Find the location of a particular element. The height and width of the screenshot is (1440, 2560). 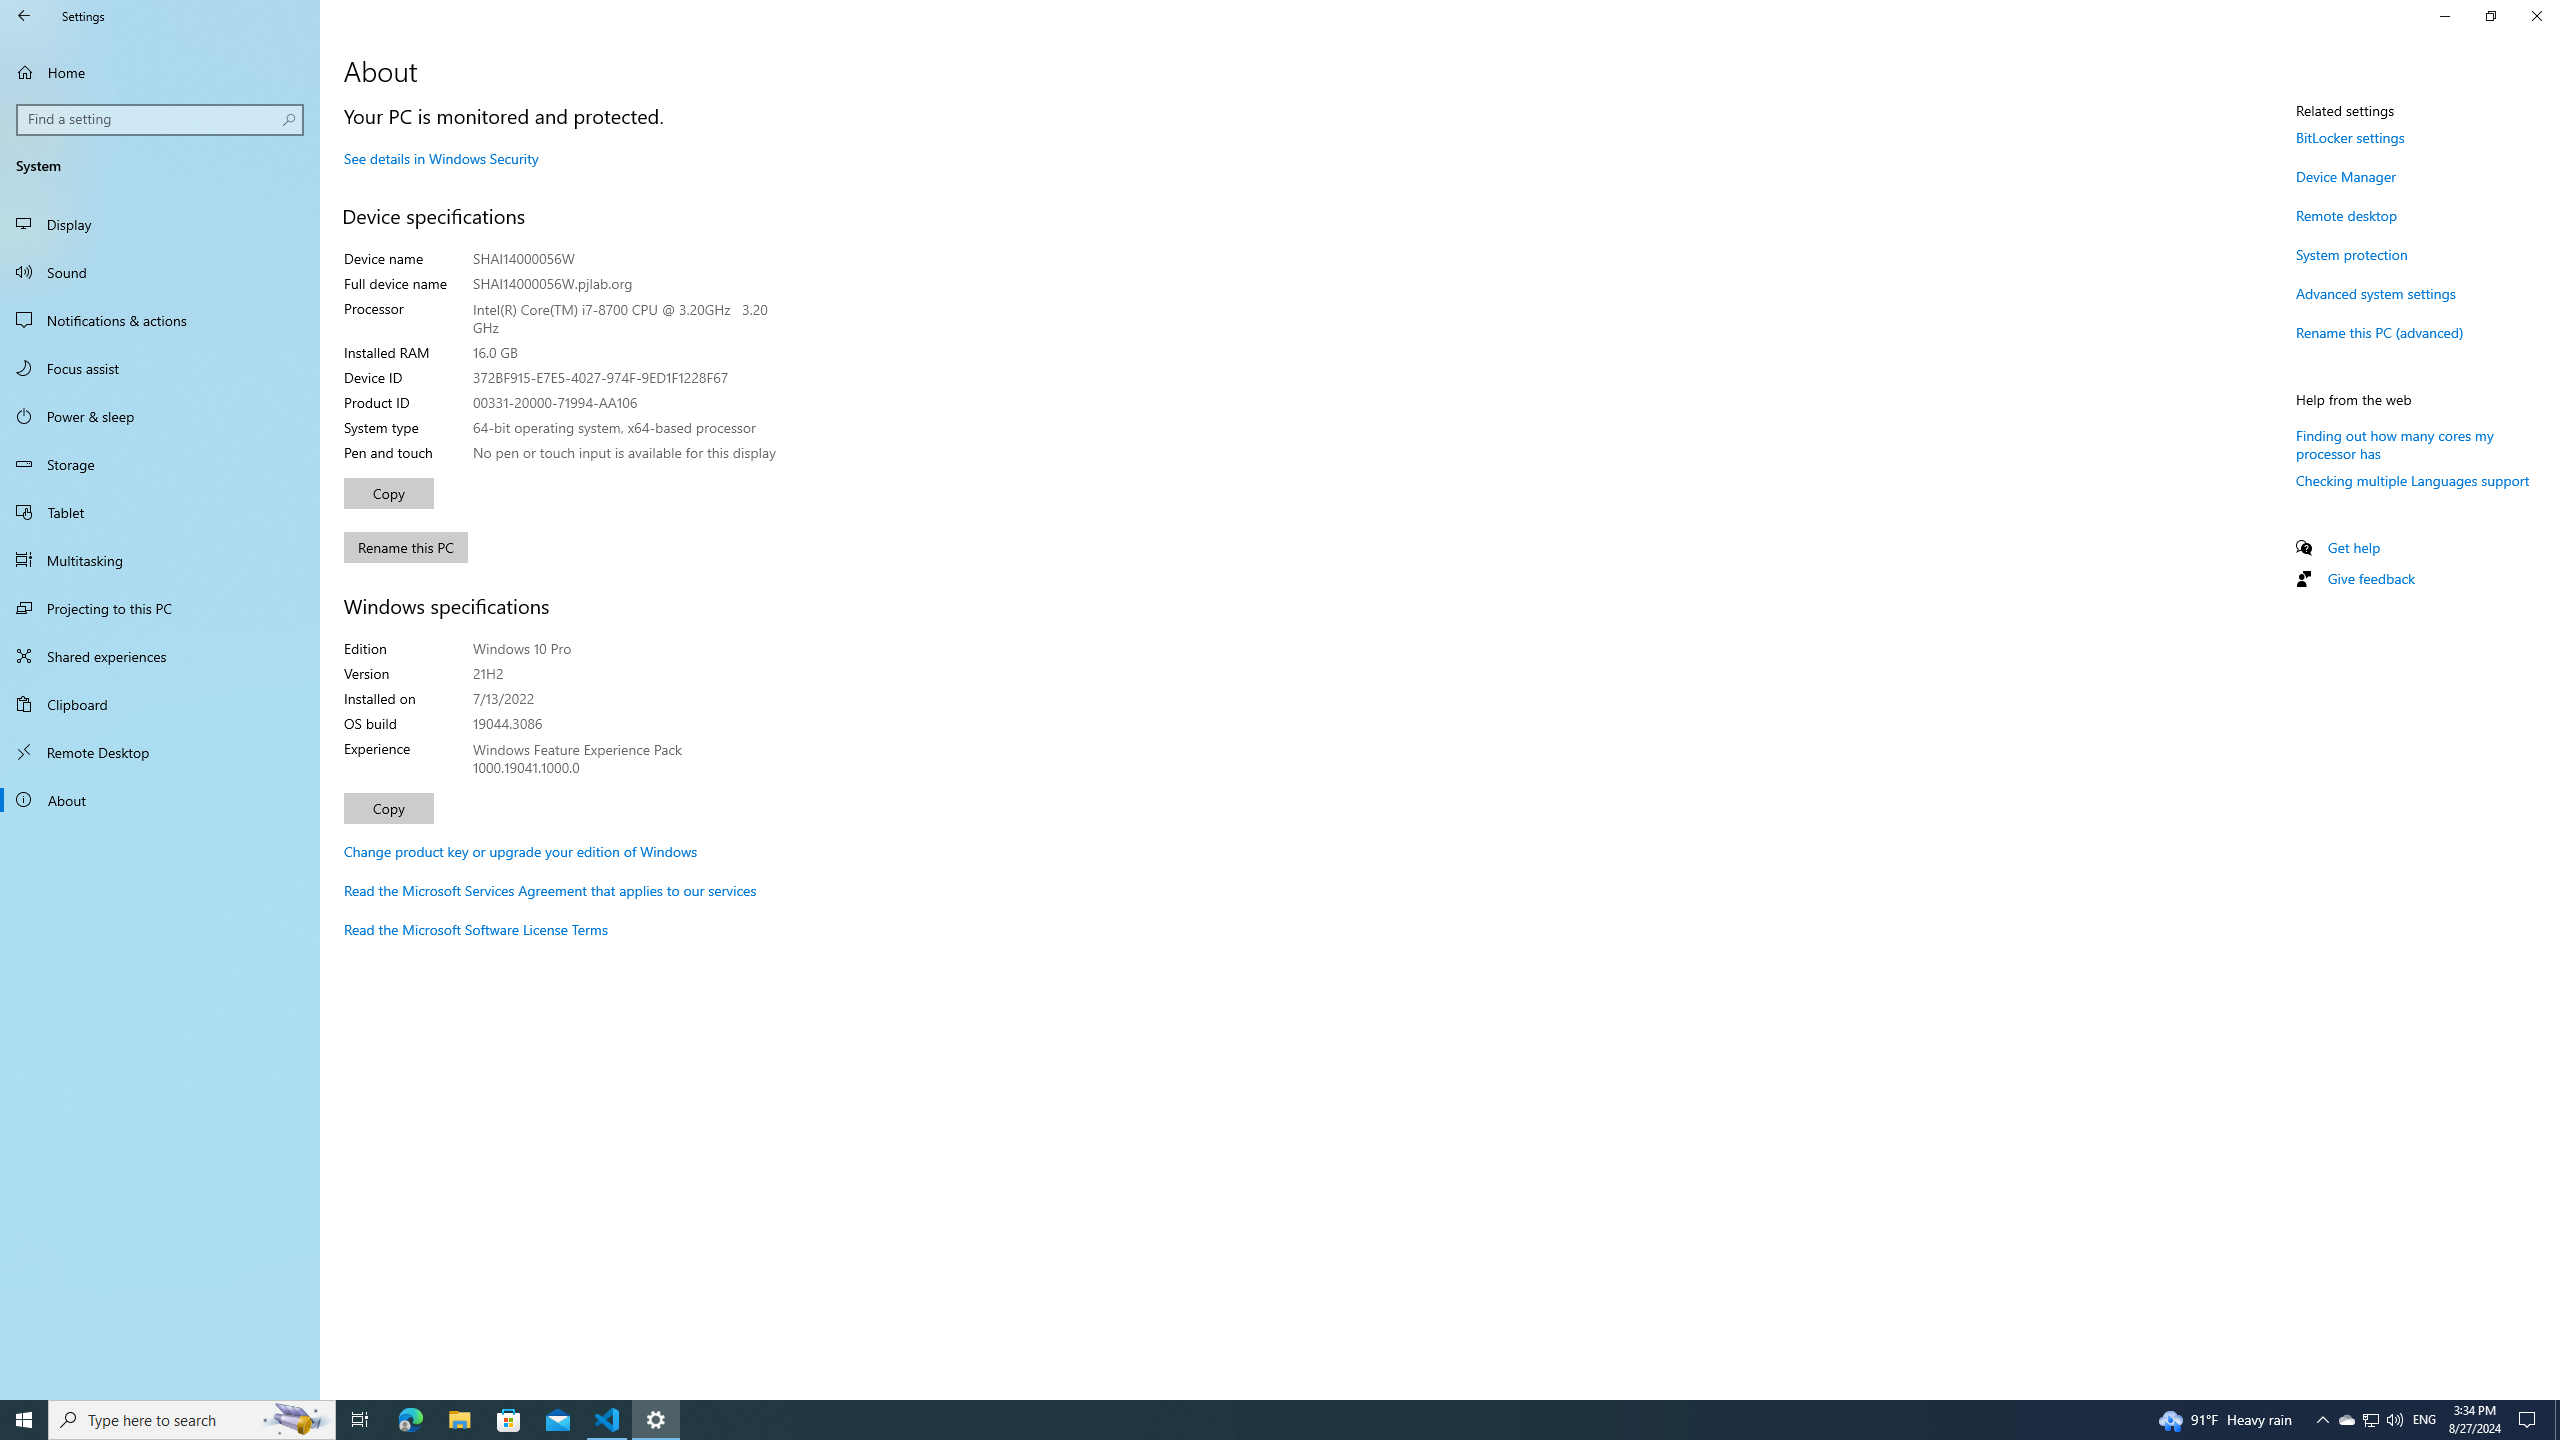

'Checking multiple Languages support' is located at coordinates (2412, 479).